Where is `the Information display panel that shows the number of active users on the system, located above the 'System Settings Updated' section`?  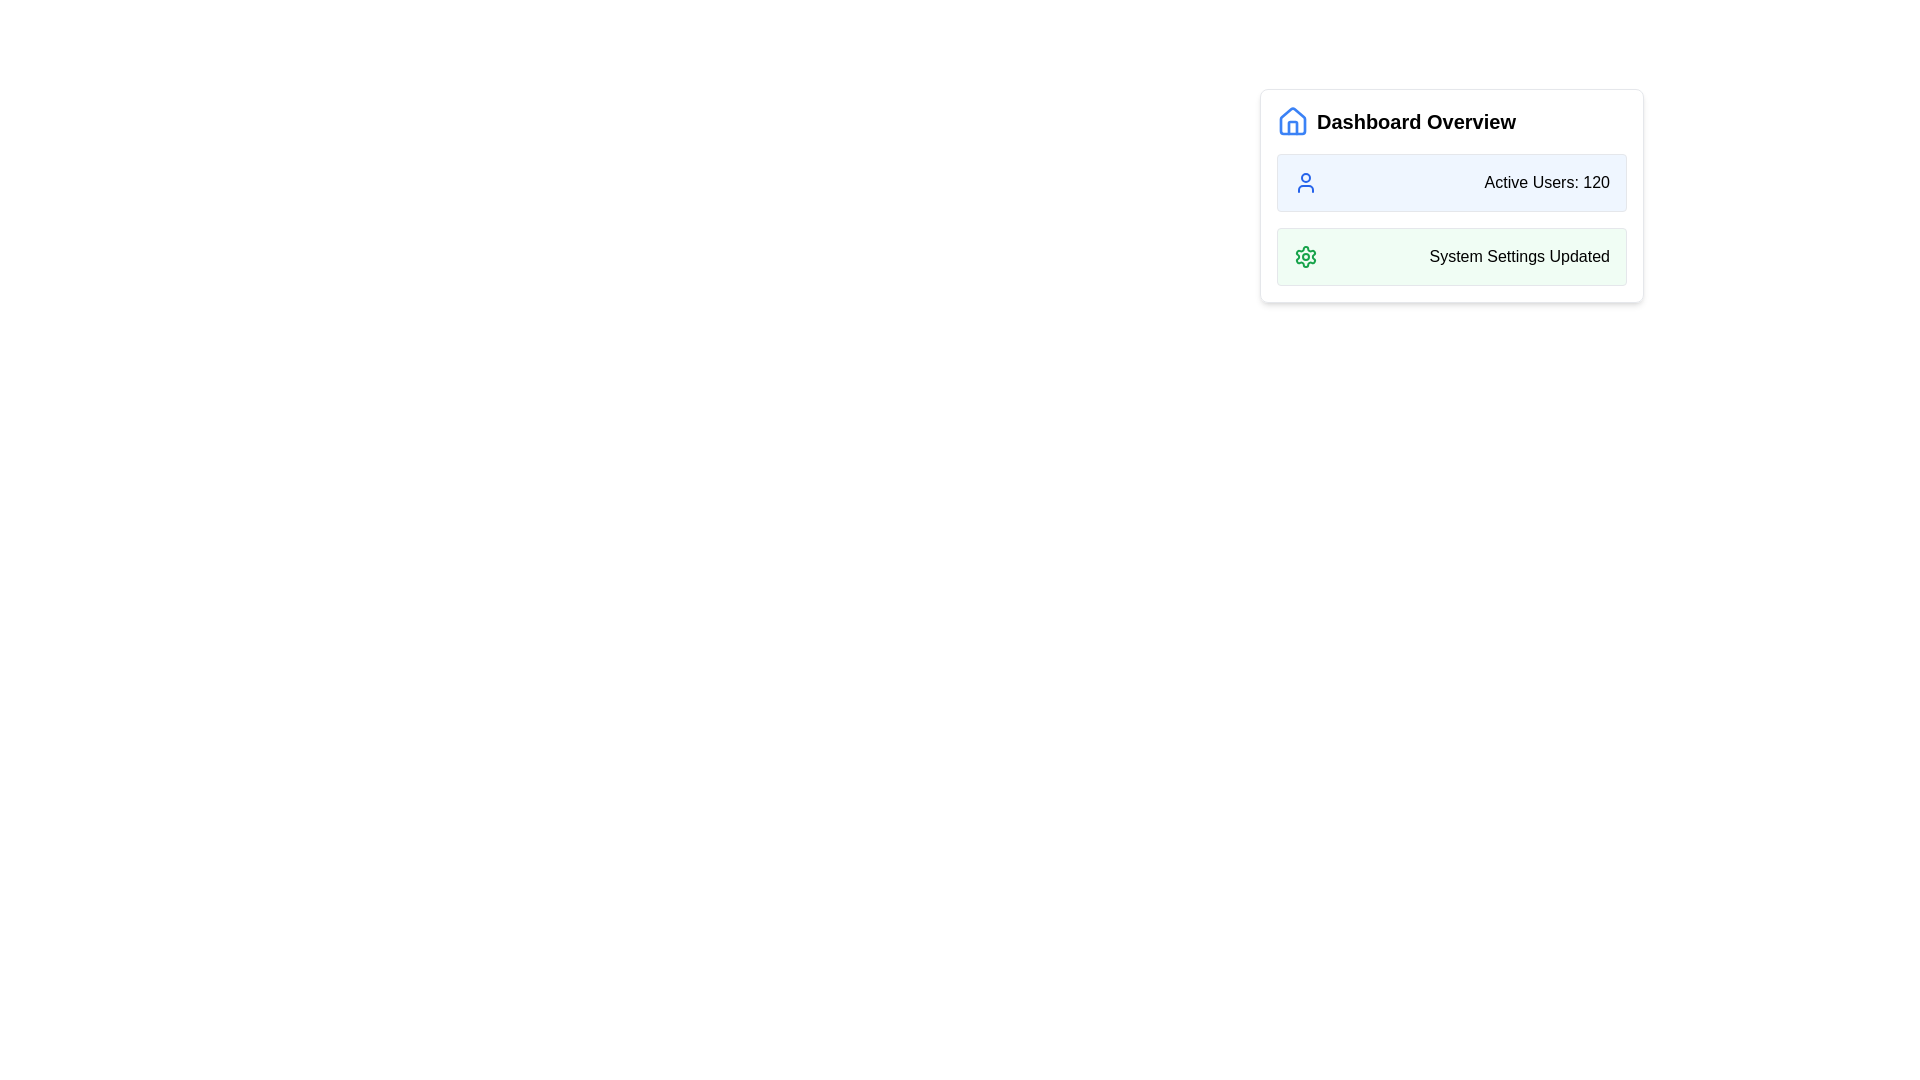
the Information display panel that shows the number of active users on the system, located above the 'System Settings Updated' section is located at coordinates (1451, 182).